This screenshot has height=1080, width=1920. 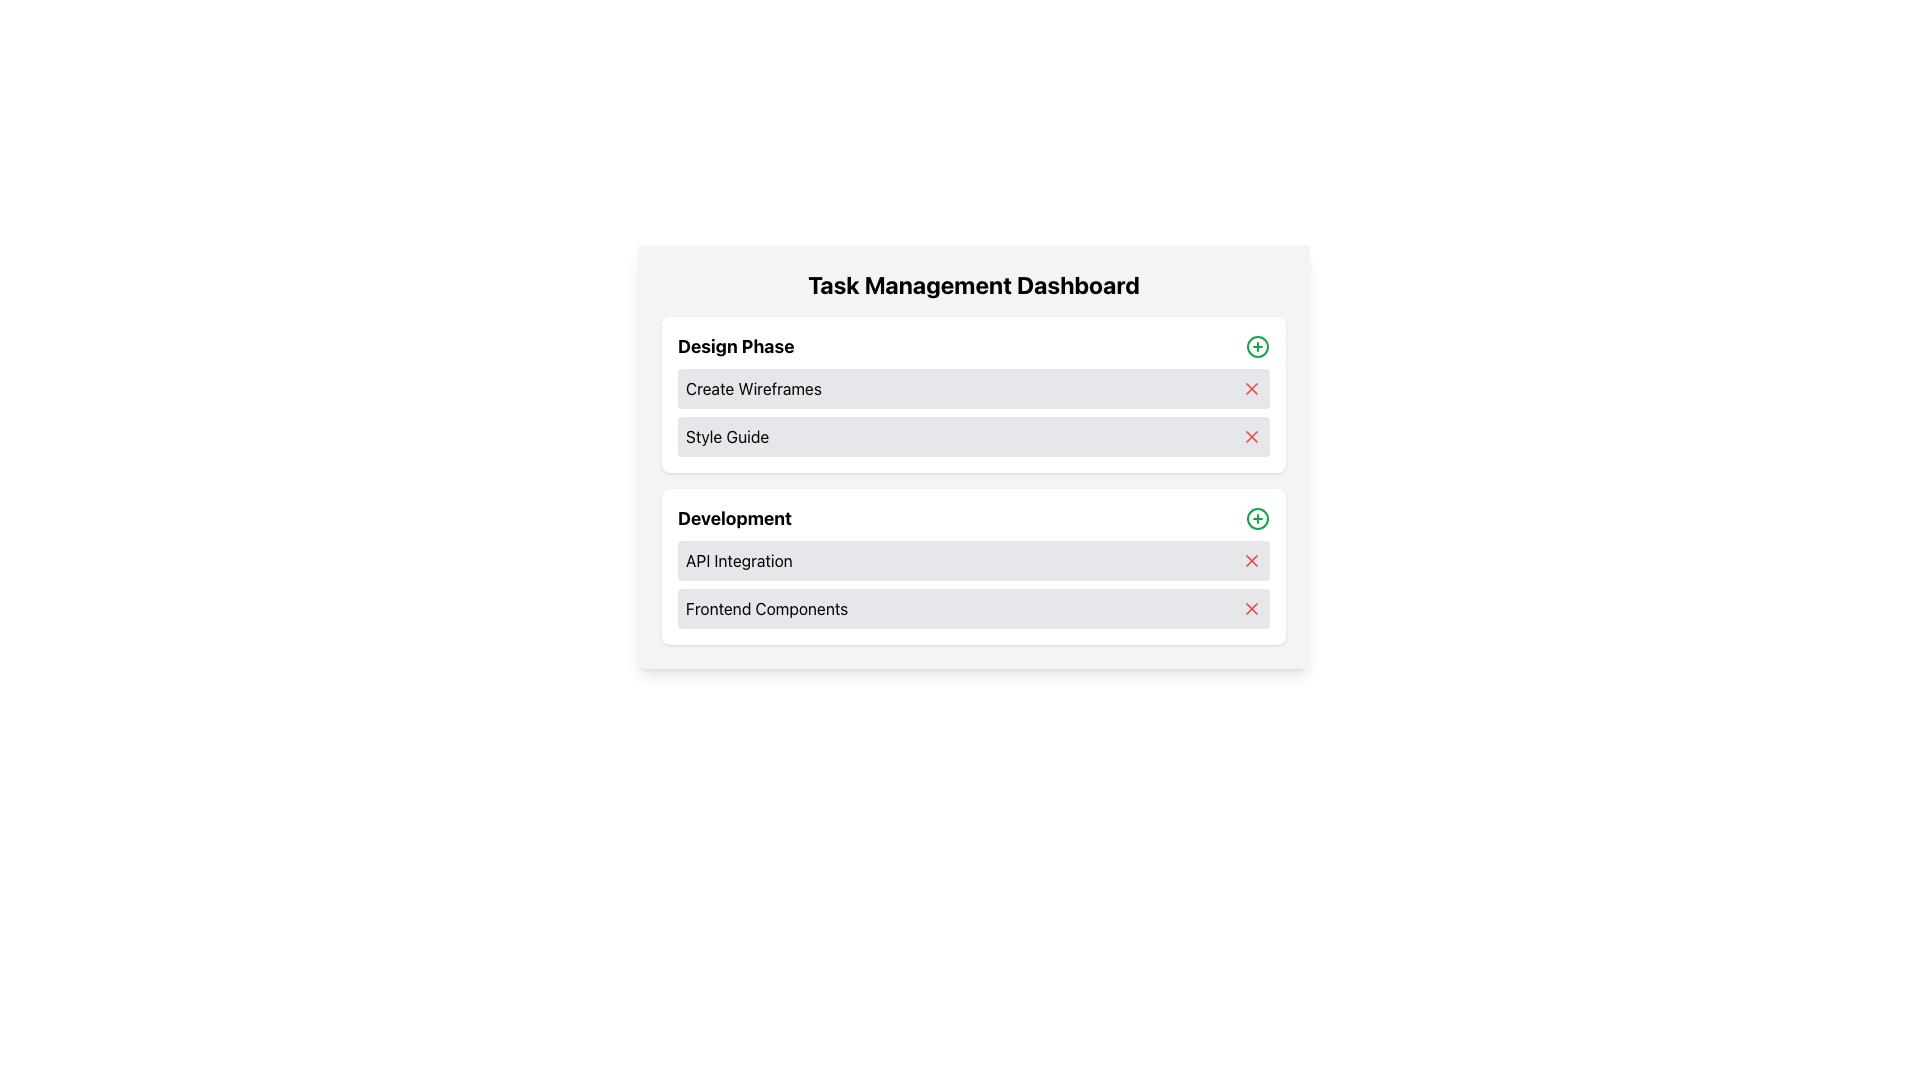 What do you see at coordinates (974, 411) in the screenshot?
I see `the items in the 'Design Phase' Grouped List of Actionable Items for reordering` at bounding box center [974, 411].